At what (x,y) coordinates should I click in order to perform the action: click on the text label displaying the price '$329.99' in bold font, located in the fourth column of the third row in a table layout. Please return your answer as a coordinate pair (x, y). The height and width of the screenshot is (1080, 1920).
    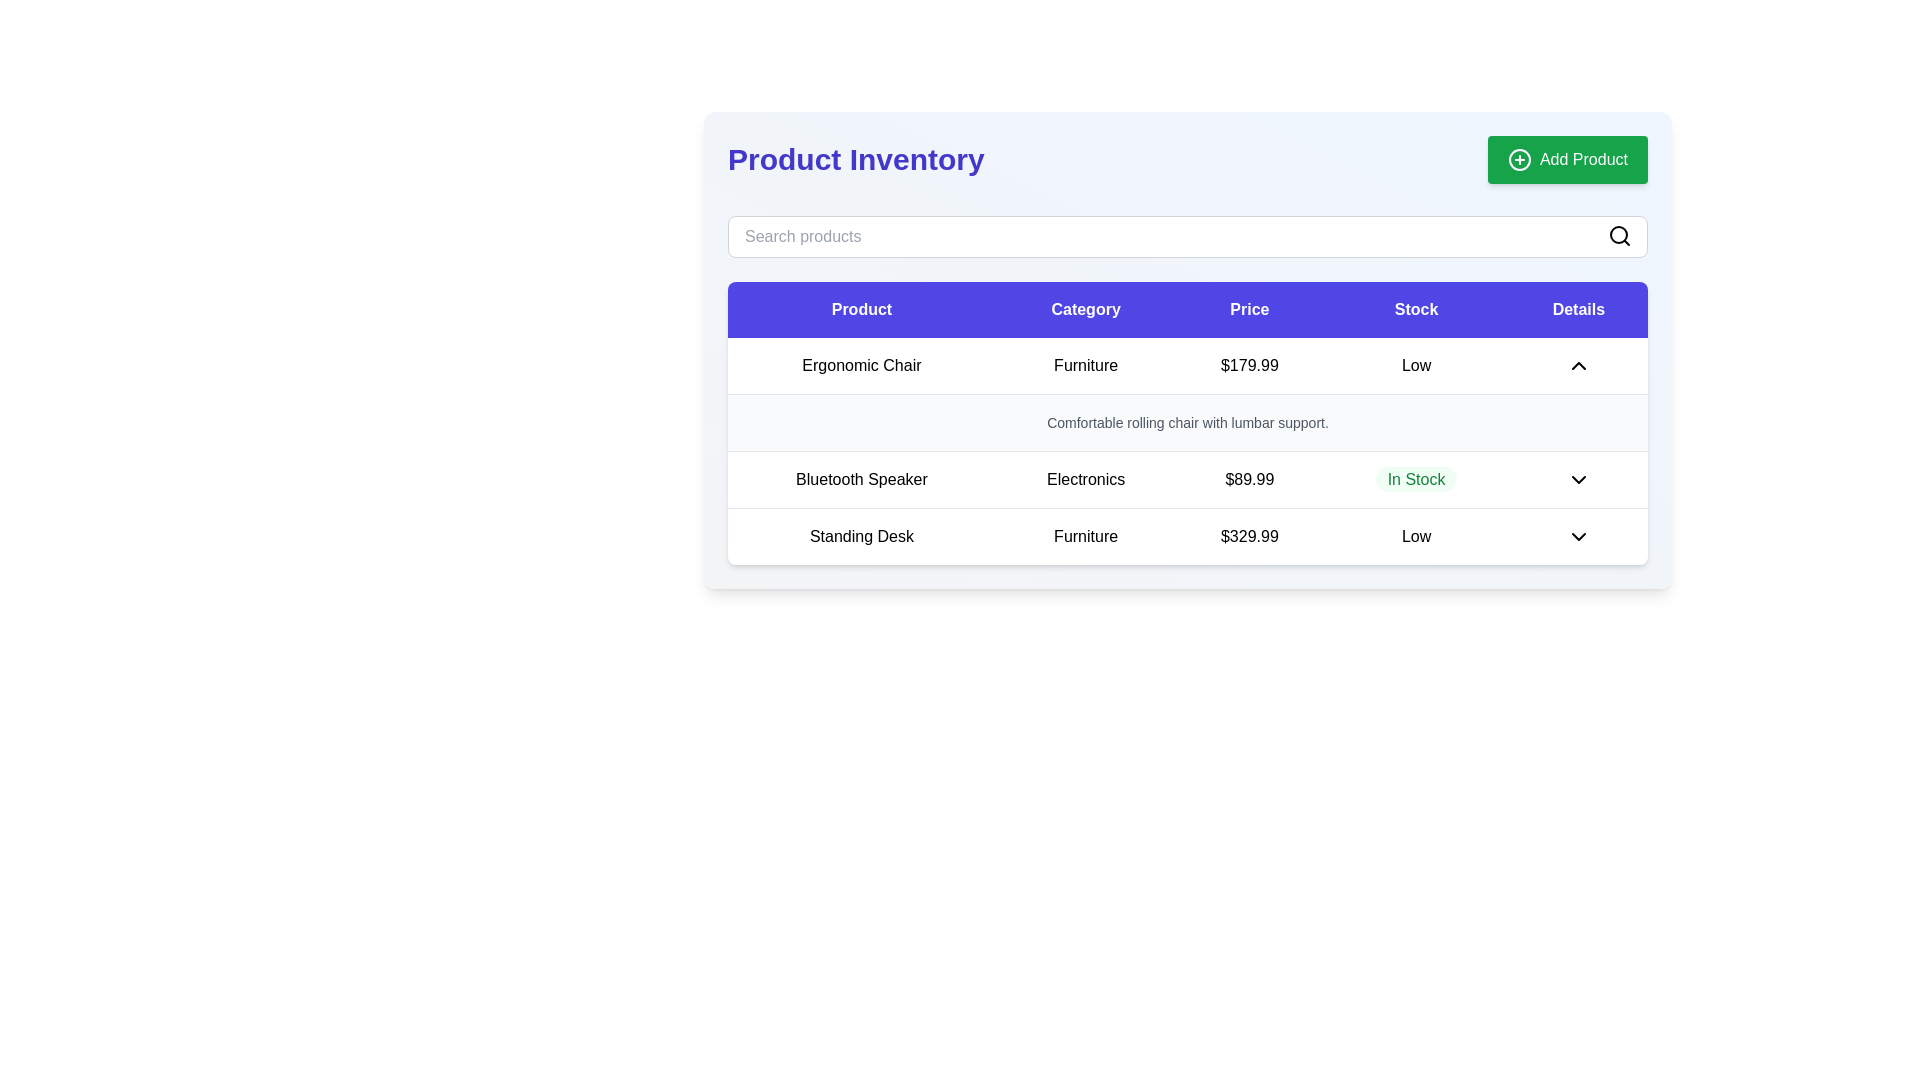
    Looking at the image, I should click on (1248, 535).